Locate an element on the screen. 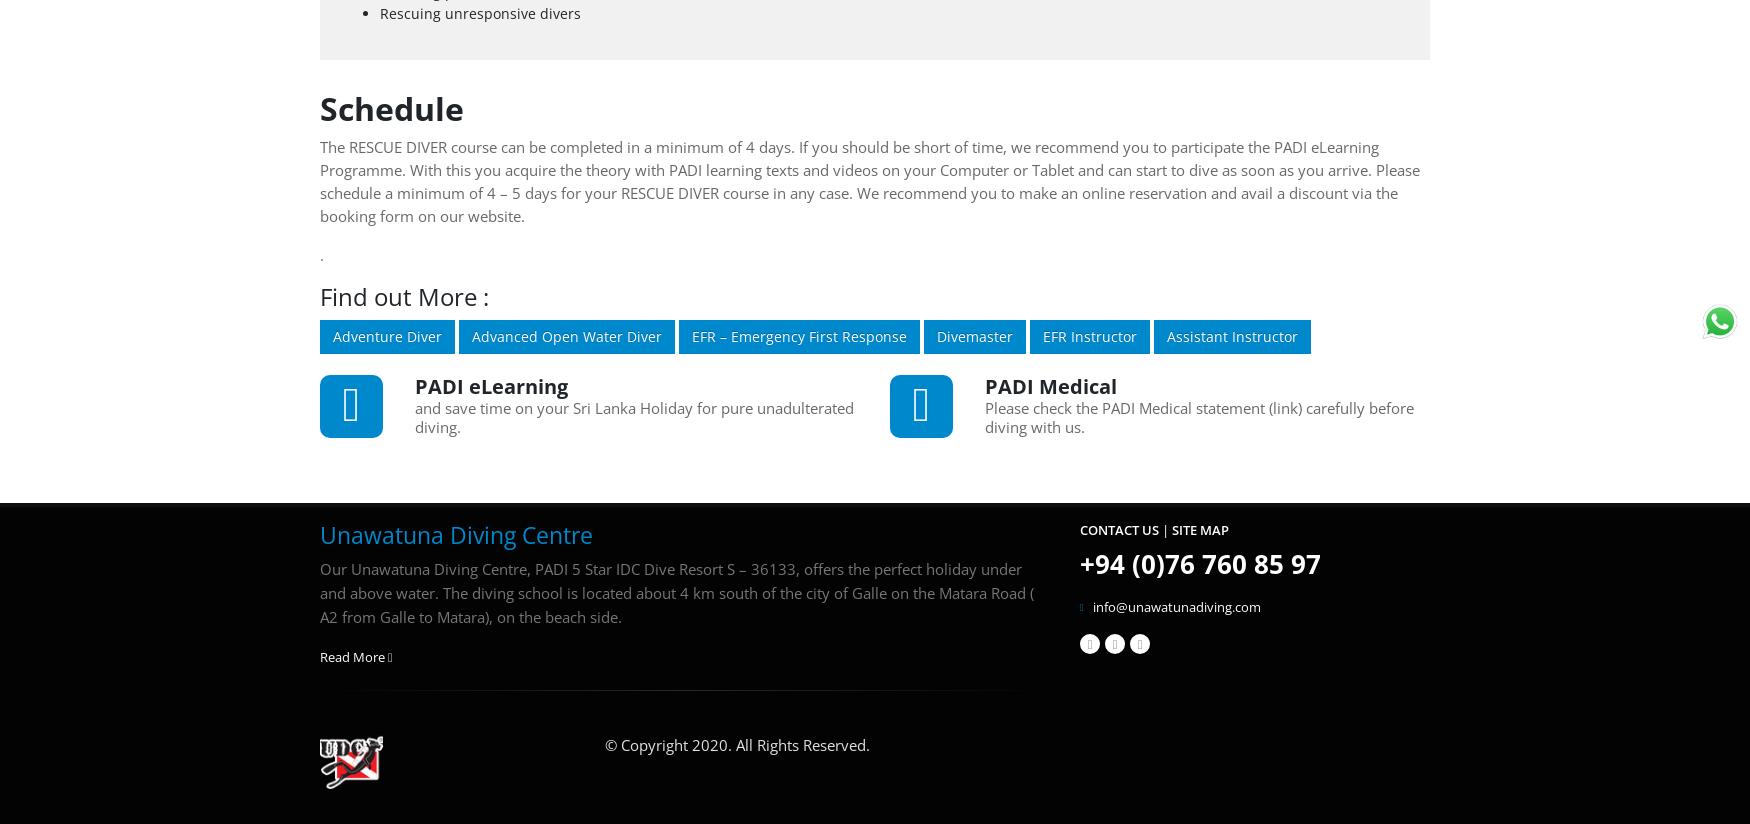  'Contact Us' is located at coordinates (1119, 529).